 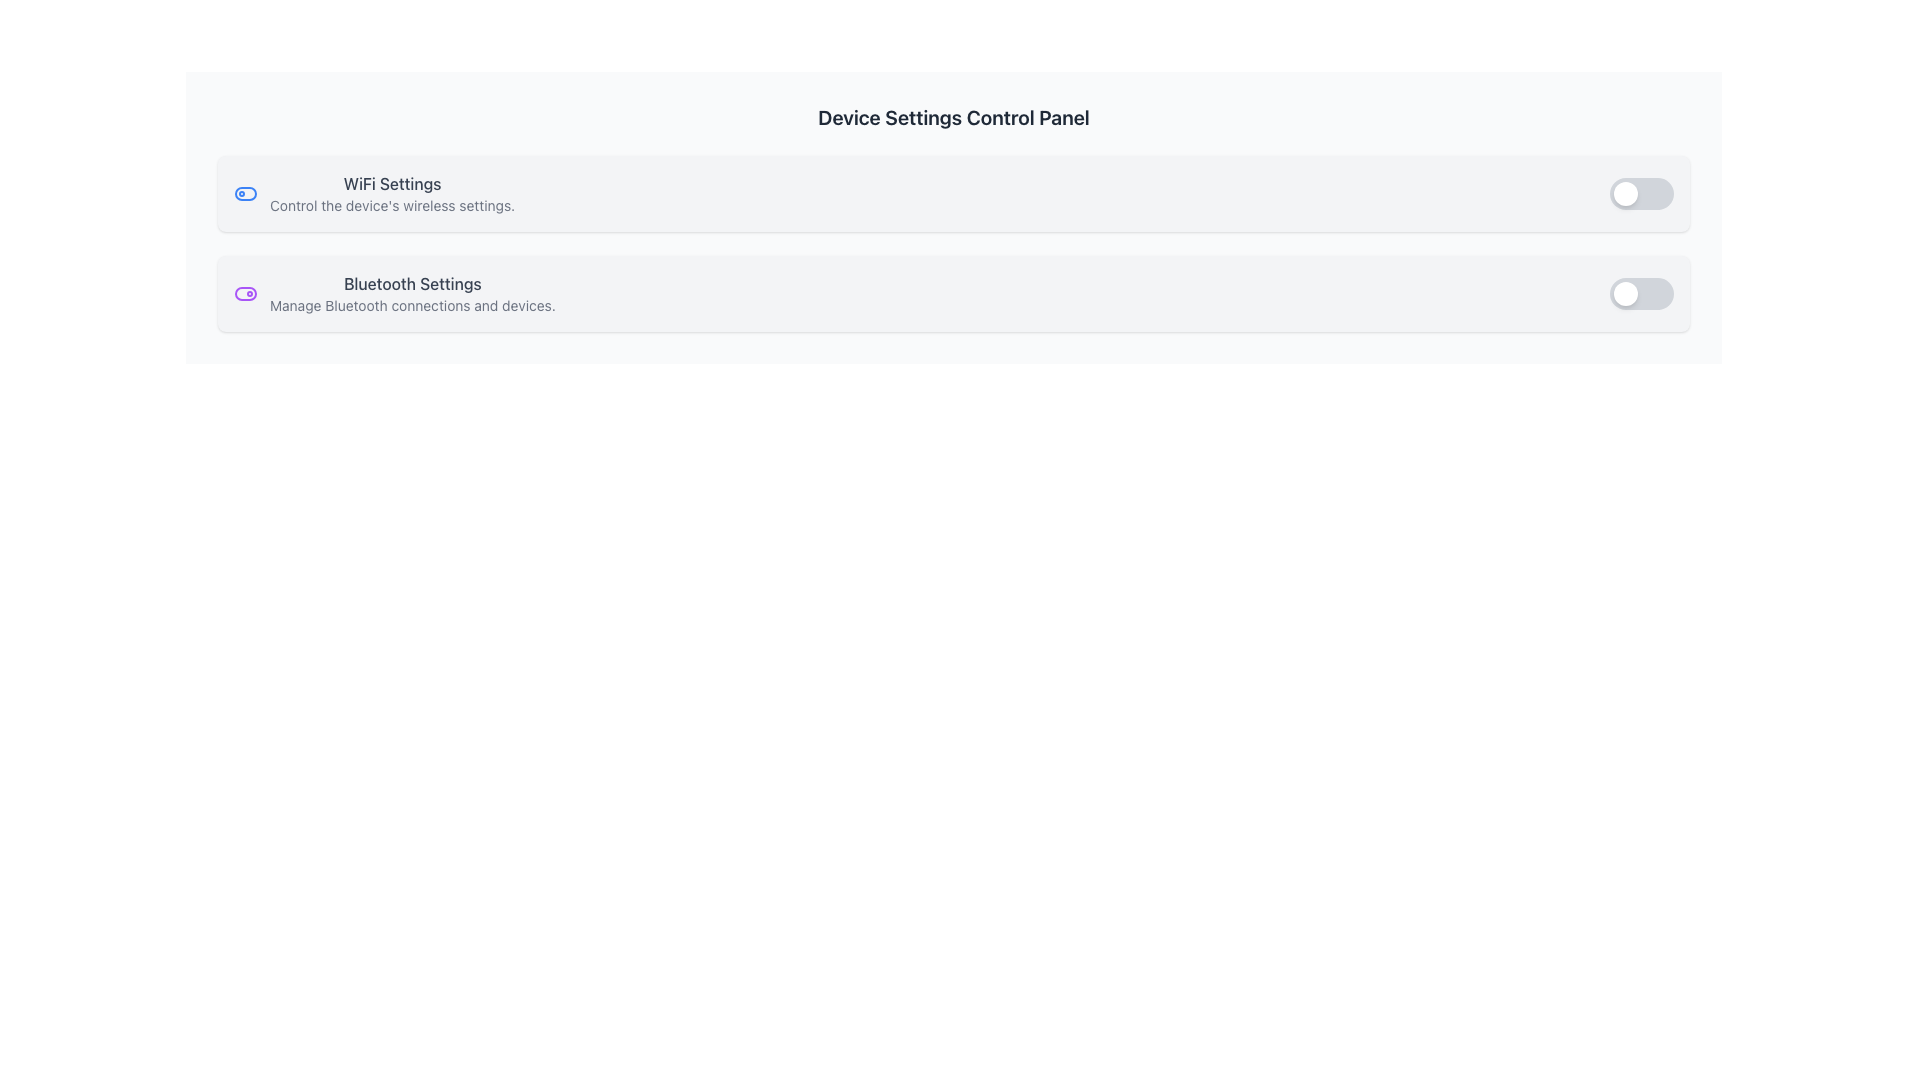 I want to click on the static text label that provides supplementary information for the Bluetooth settings section, located directly below the 'Bluetooth Settings' heading, so click(x=411, y=305).